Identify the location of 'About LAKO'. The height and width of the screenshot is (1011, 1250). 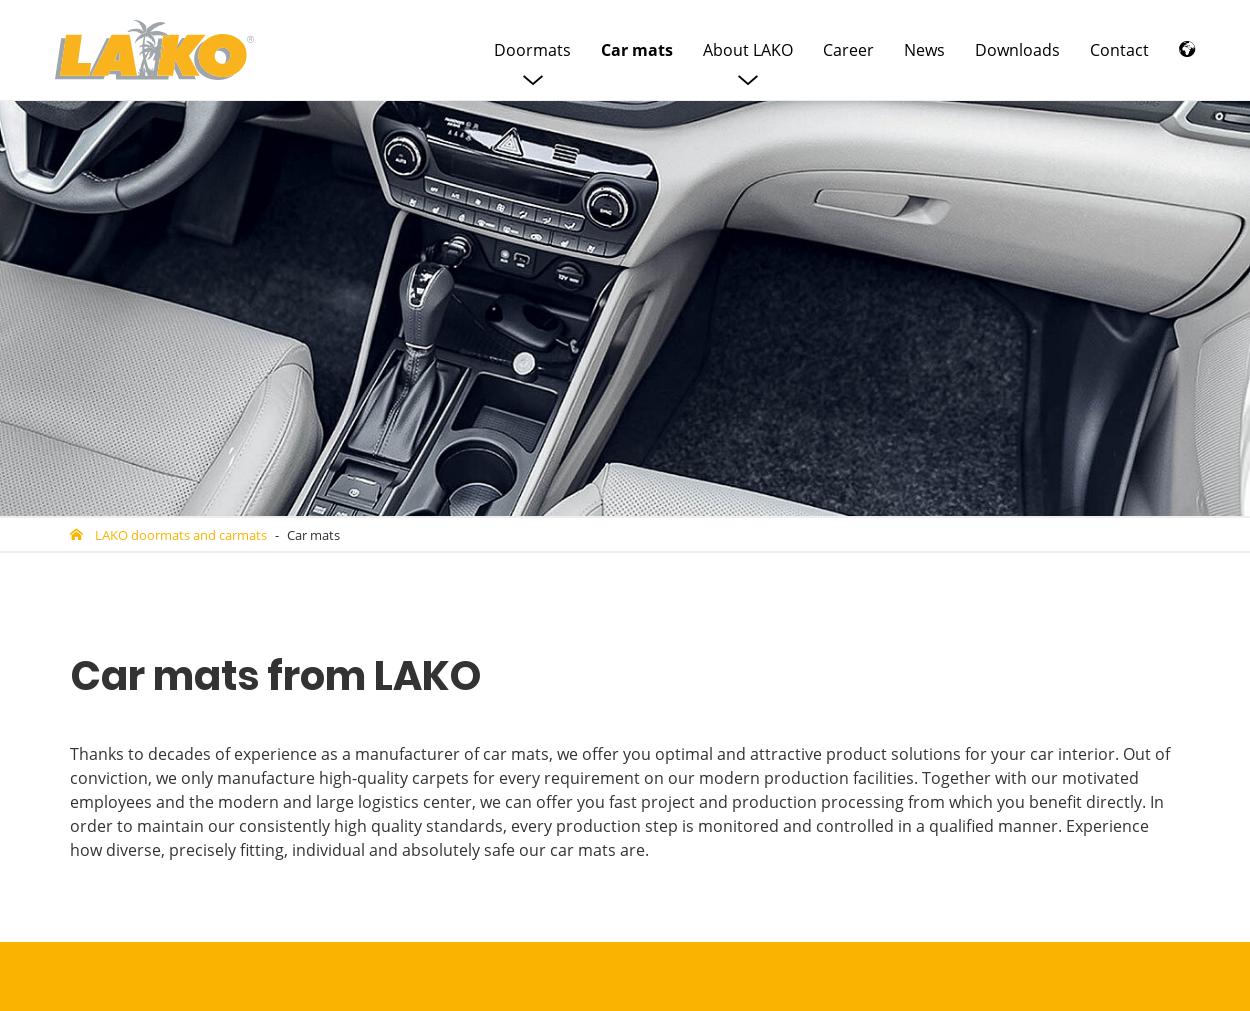
(747, 49).